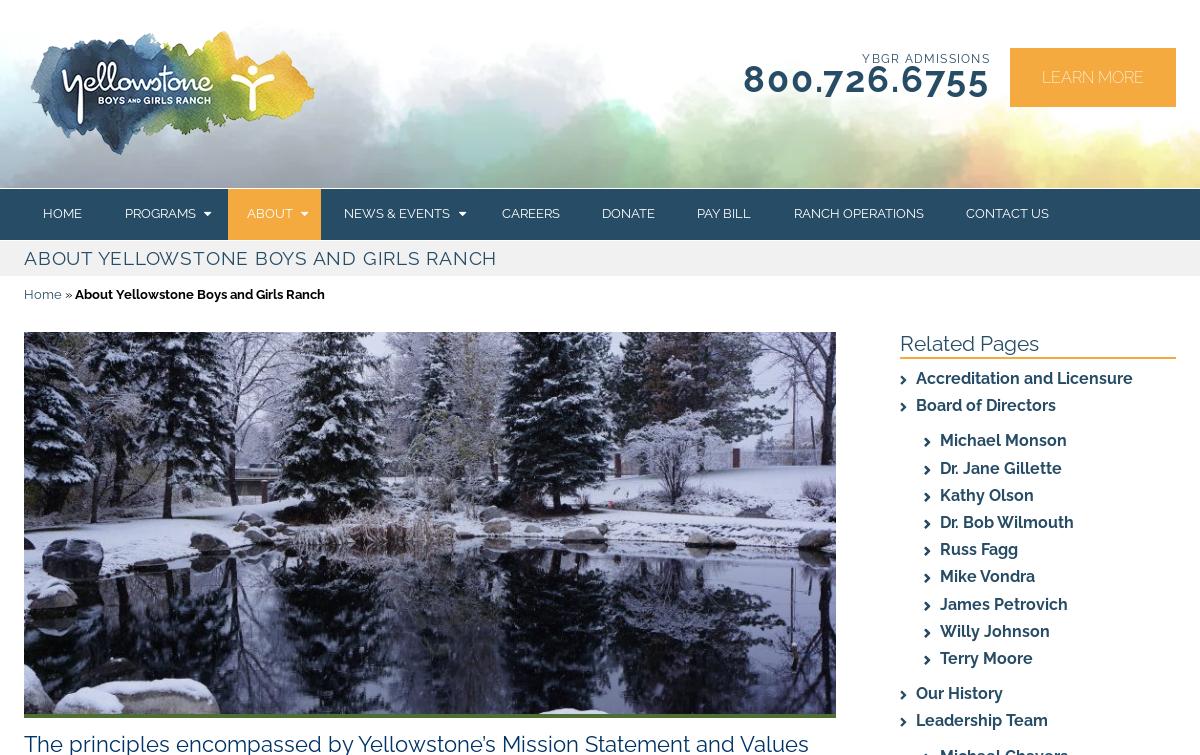 Image resolution: width=1200 pixels, height=755 pixels. What do you see at coordinates (627, 213) in the screenshot?
I see `'Donate'` at bounding box center [627, 213].